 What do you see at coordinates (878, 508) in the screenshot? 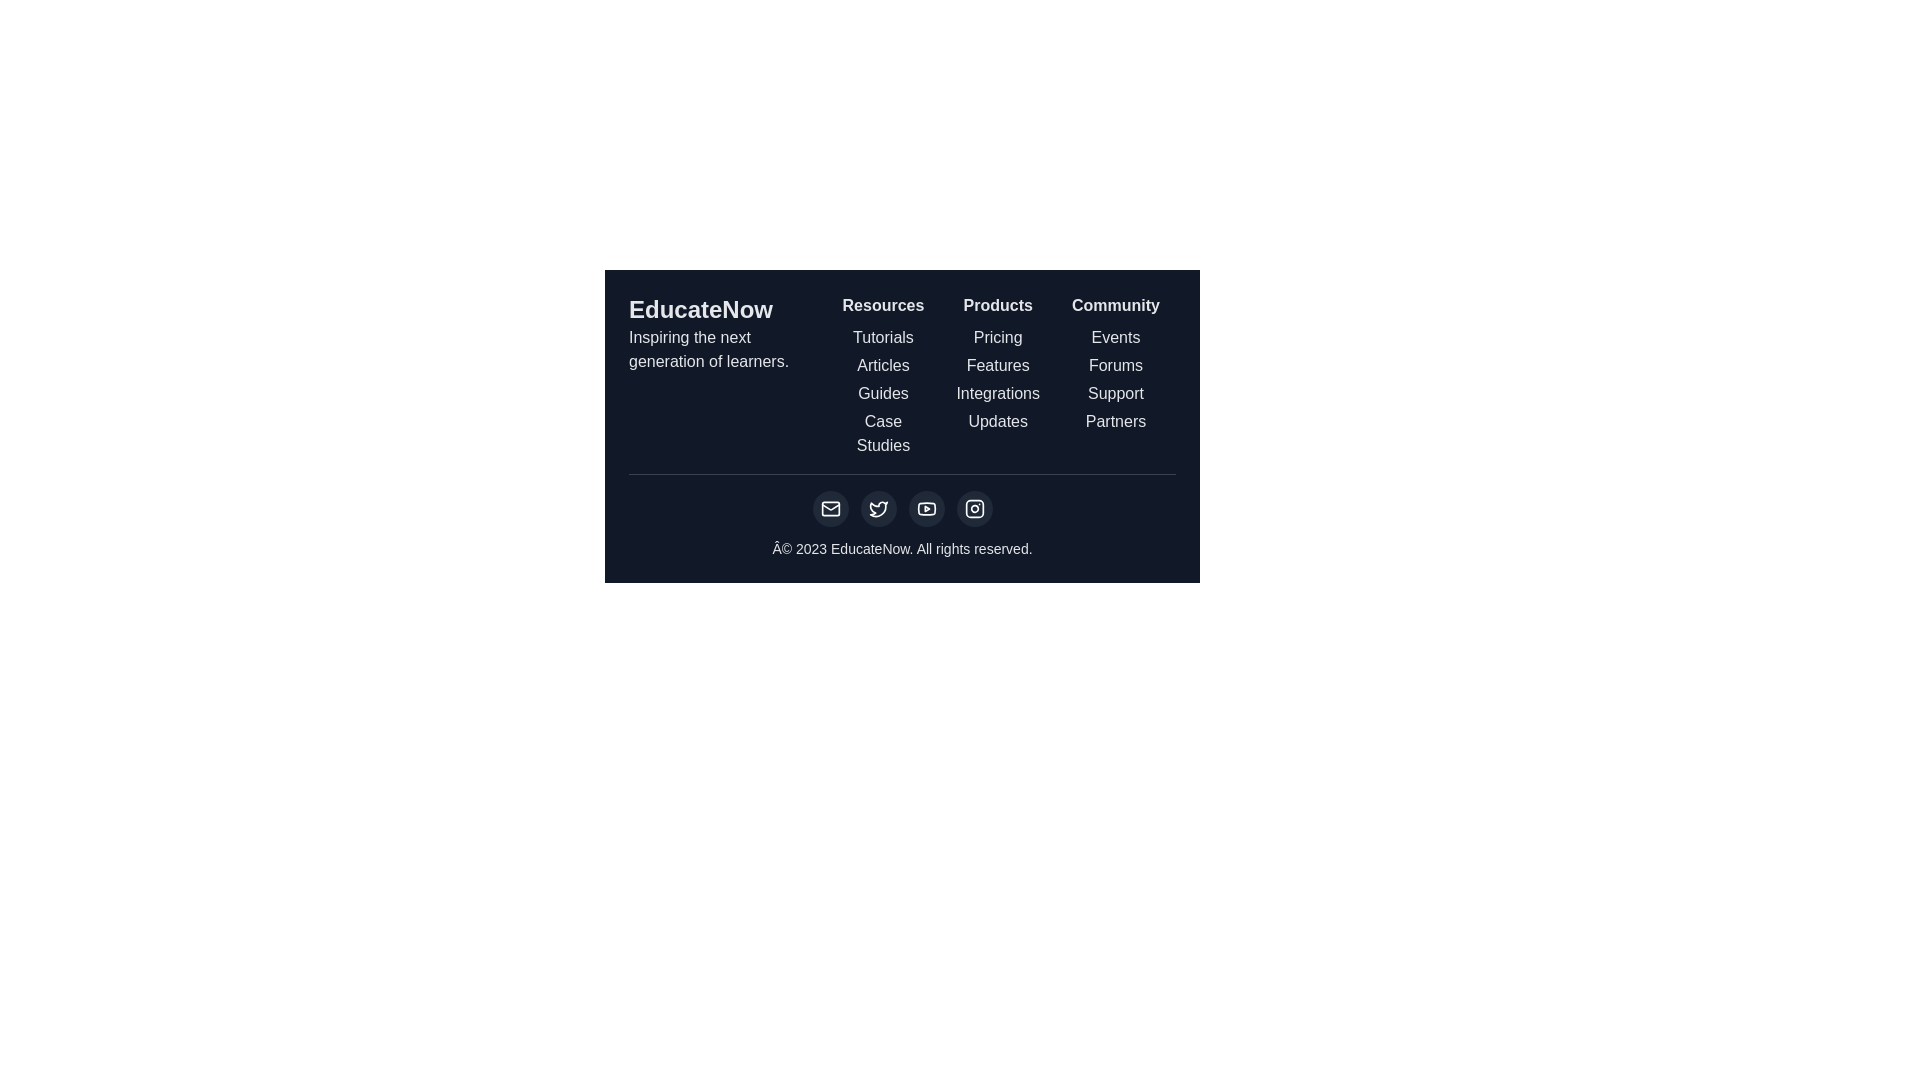
I see `the white Twitter icon button with a dark gray background` at bounding box center [878, 508].